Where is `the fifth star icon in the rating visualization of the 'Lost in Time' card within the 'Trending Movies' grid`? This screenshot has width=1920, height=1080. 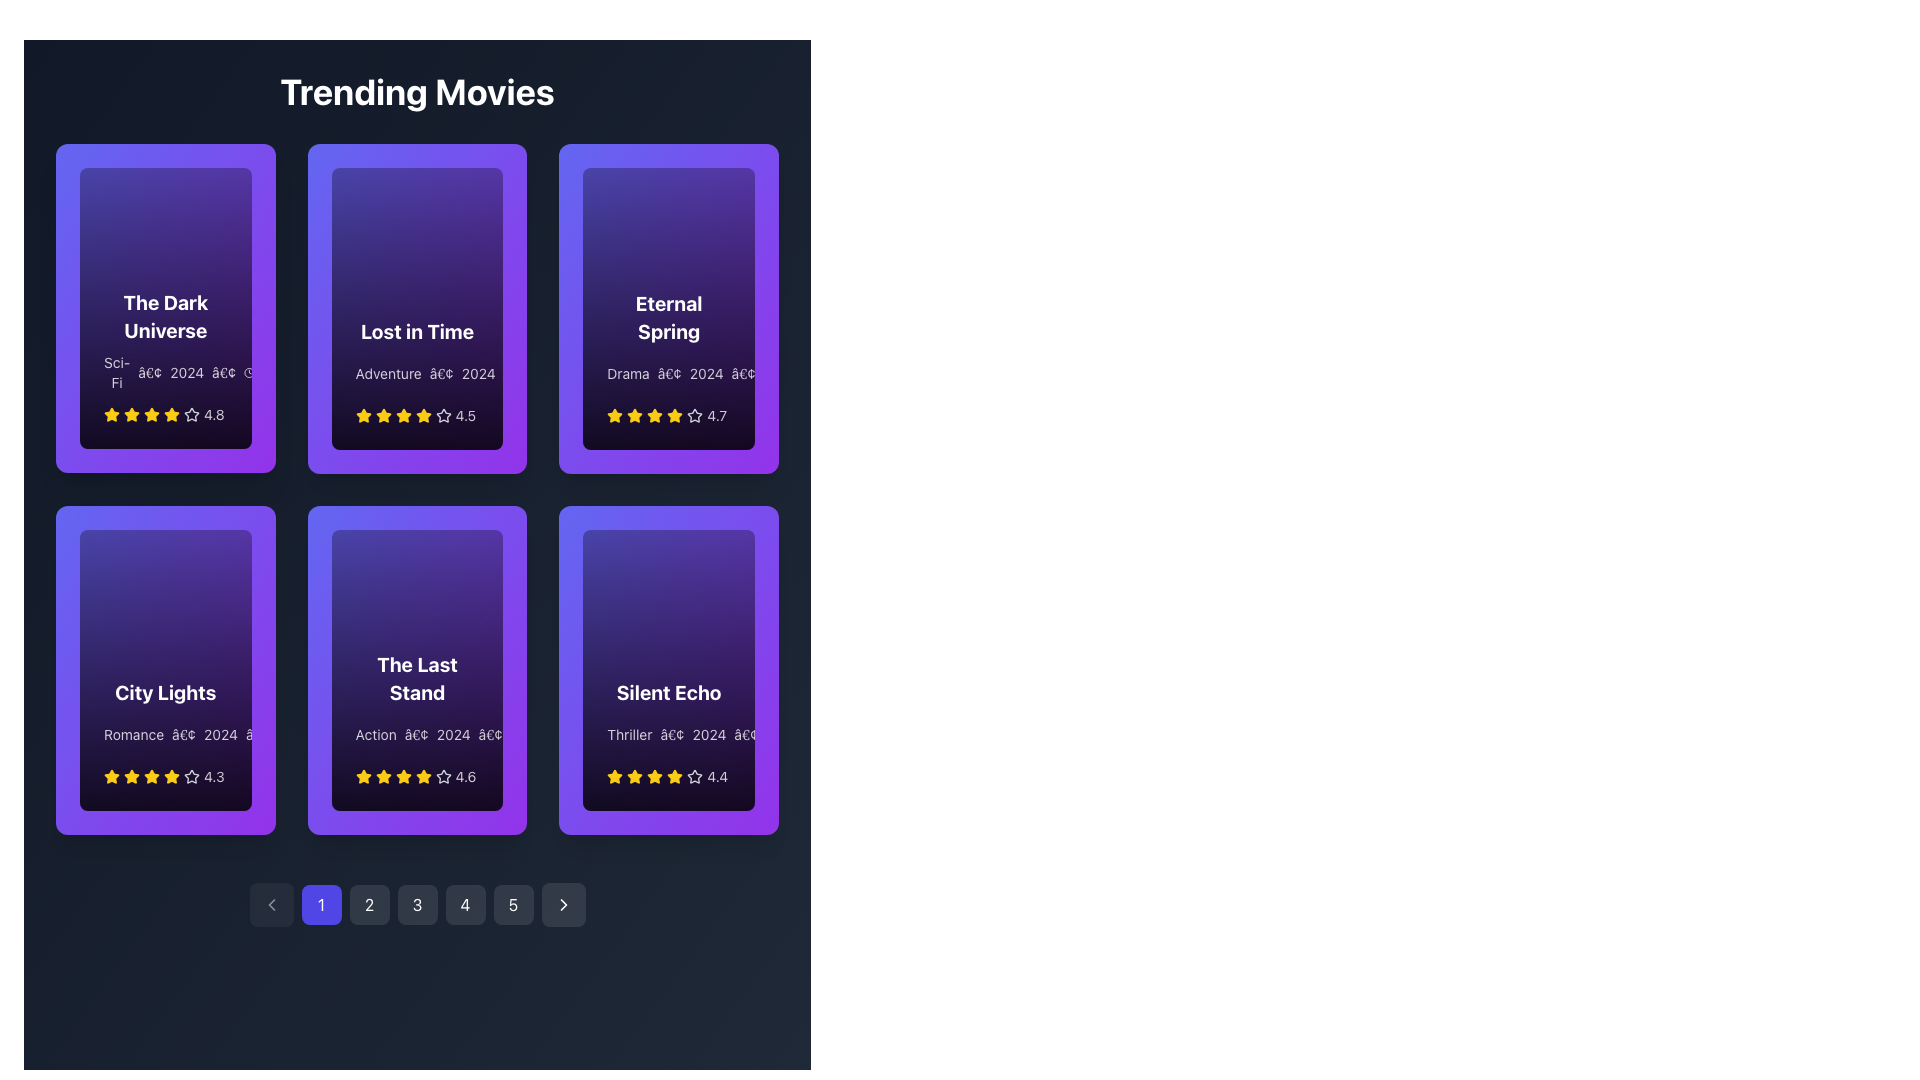
the fifth star icon in the rating visualization of the 'Lost in Time' card within the 'Trending Movies' grid is located at coordinates (422, 414).